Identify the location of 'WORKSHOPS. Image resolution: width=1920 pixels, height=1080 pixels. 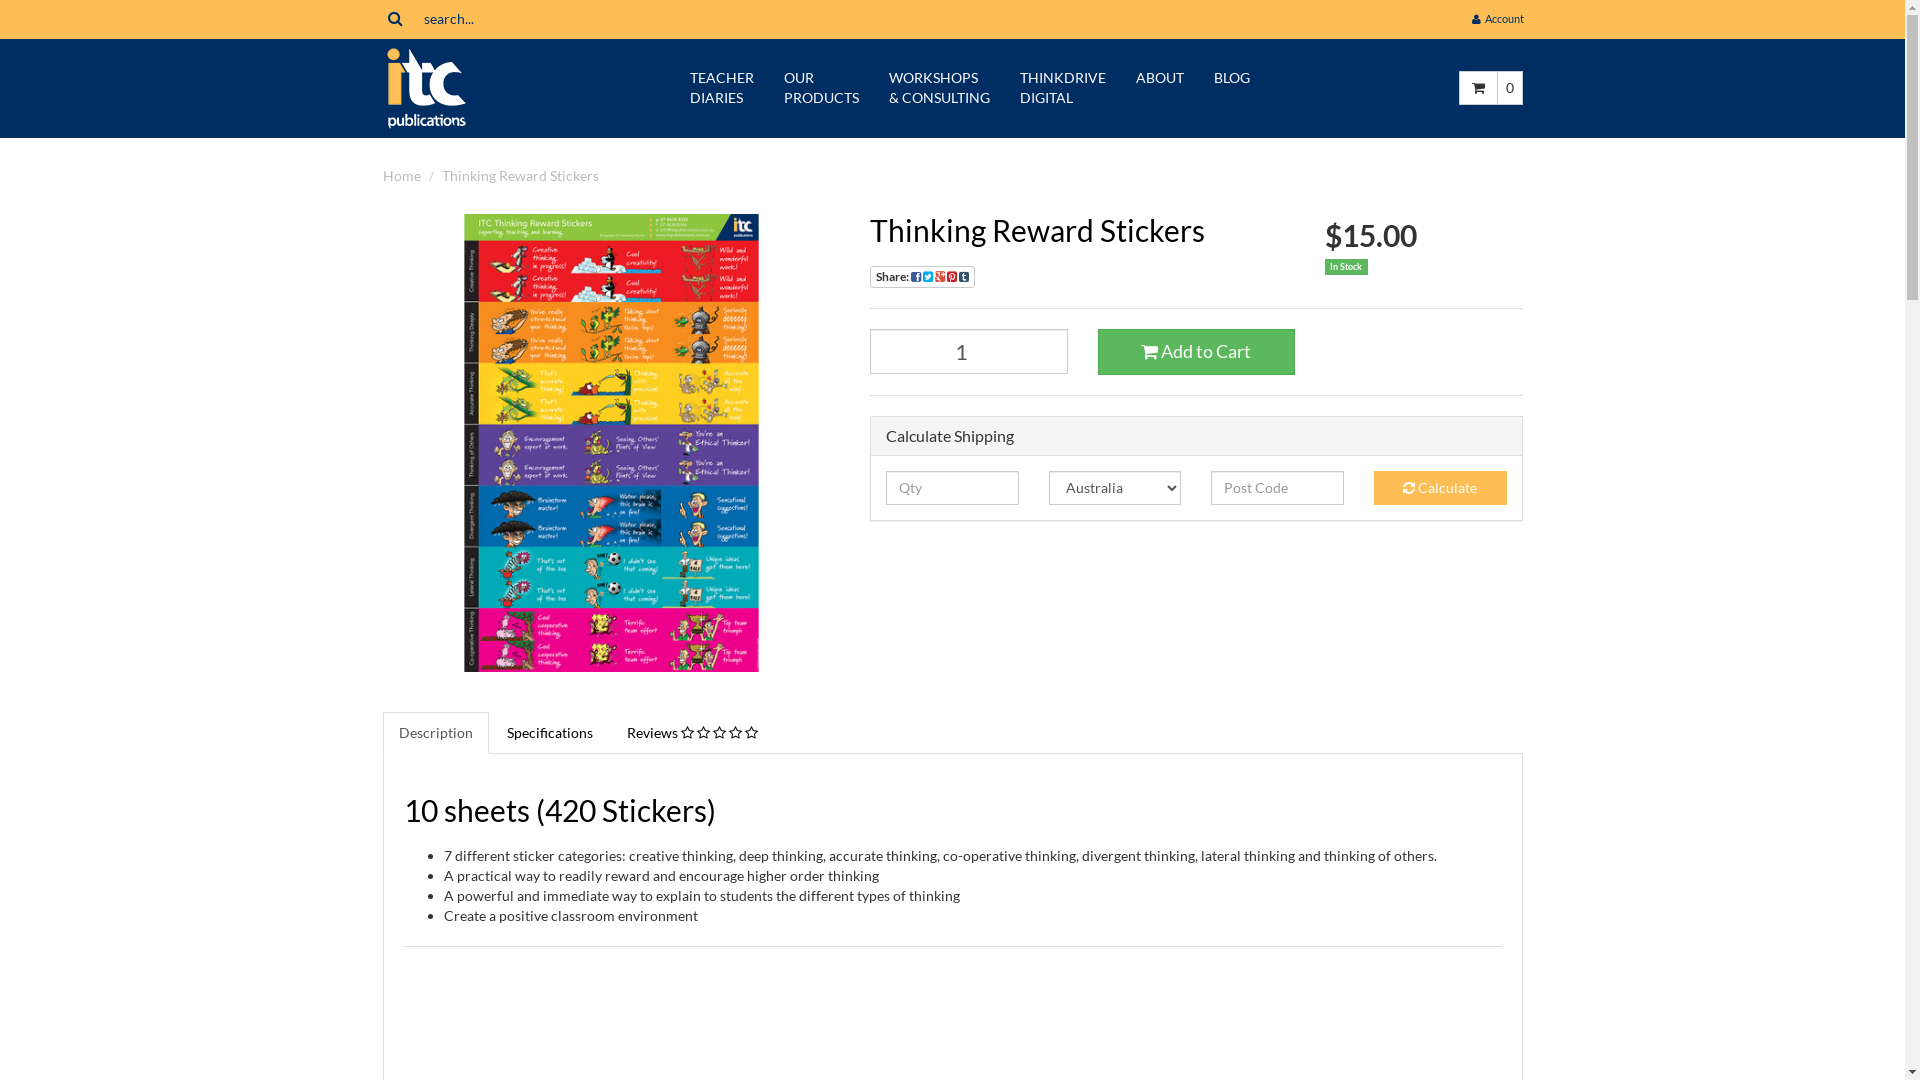
(873, 87).